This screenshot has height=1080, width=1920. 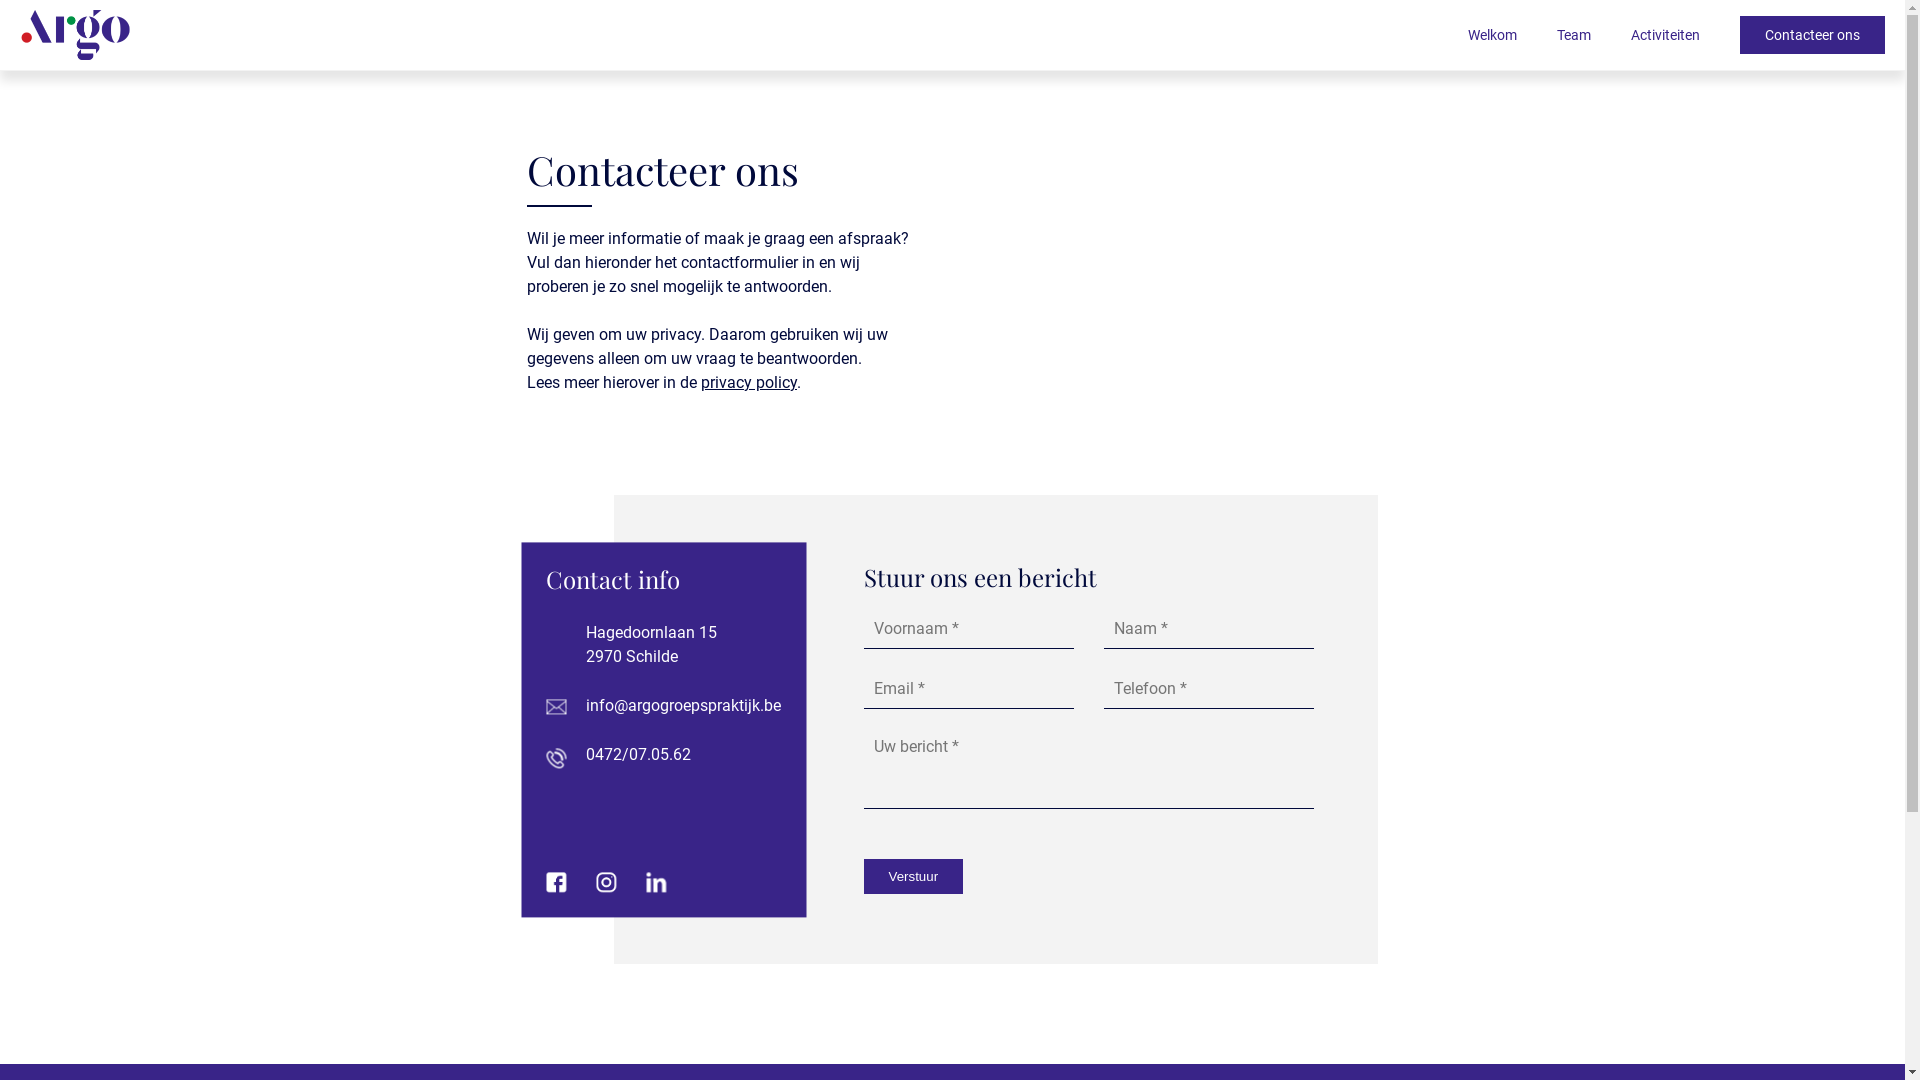 What do you see at coordinates (747, 382) in the screenshot?
I see `'privacy policy'` at bounding box center [747, 382].